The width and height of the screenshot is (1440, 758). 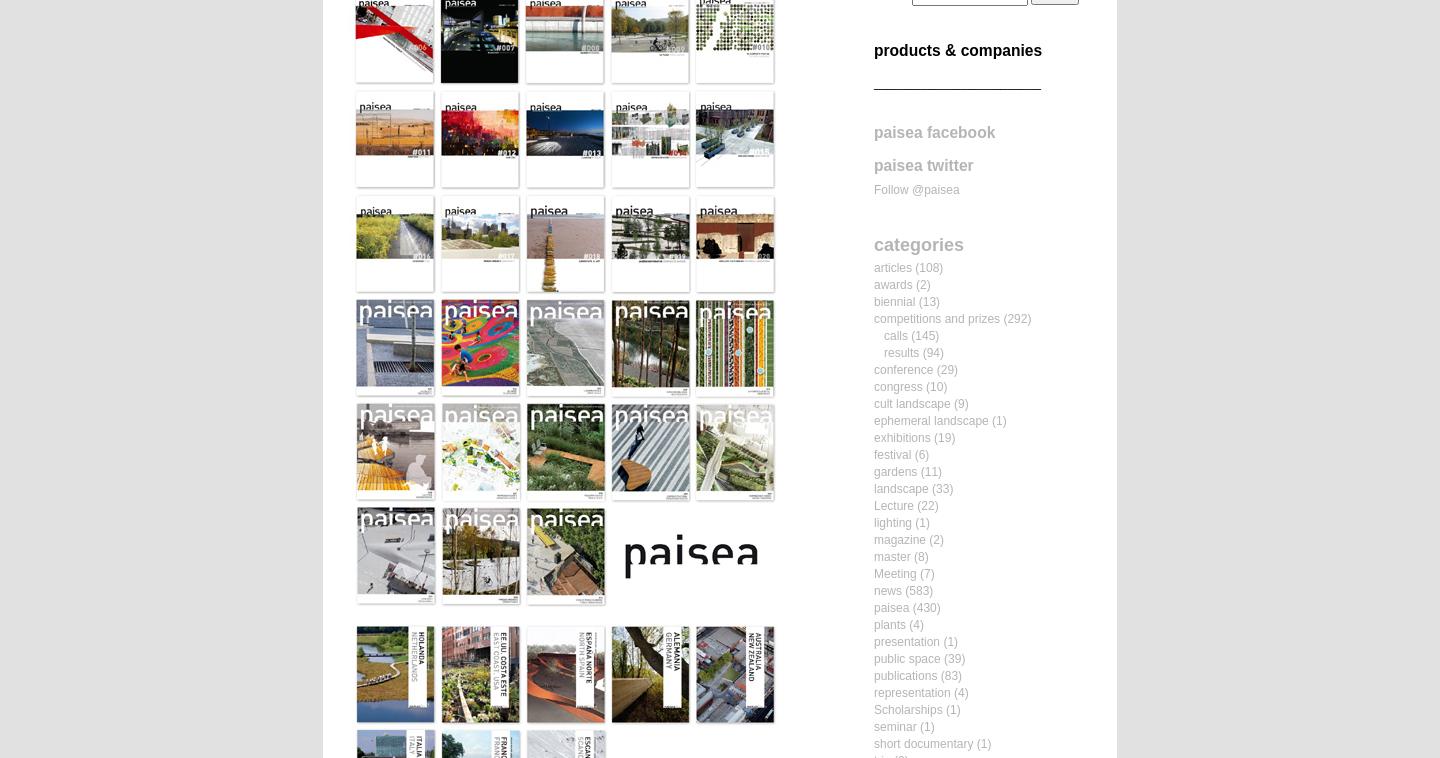 What do you see at coordinates (872, 538) in the screenshot?
I see `'magazine'` at bounding box center [872, 538].